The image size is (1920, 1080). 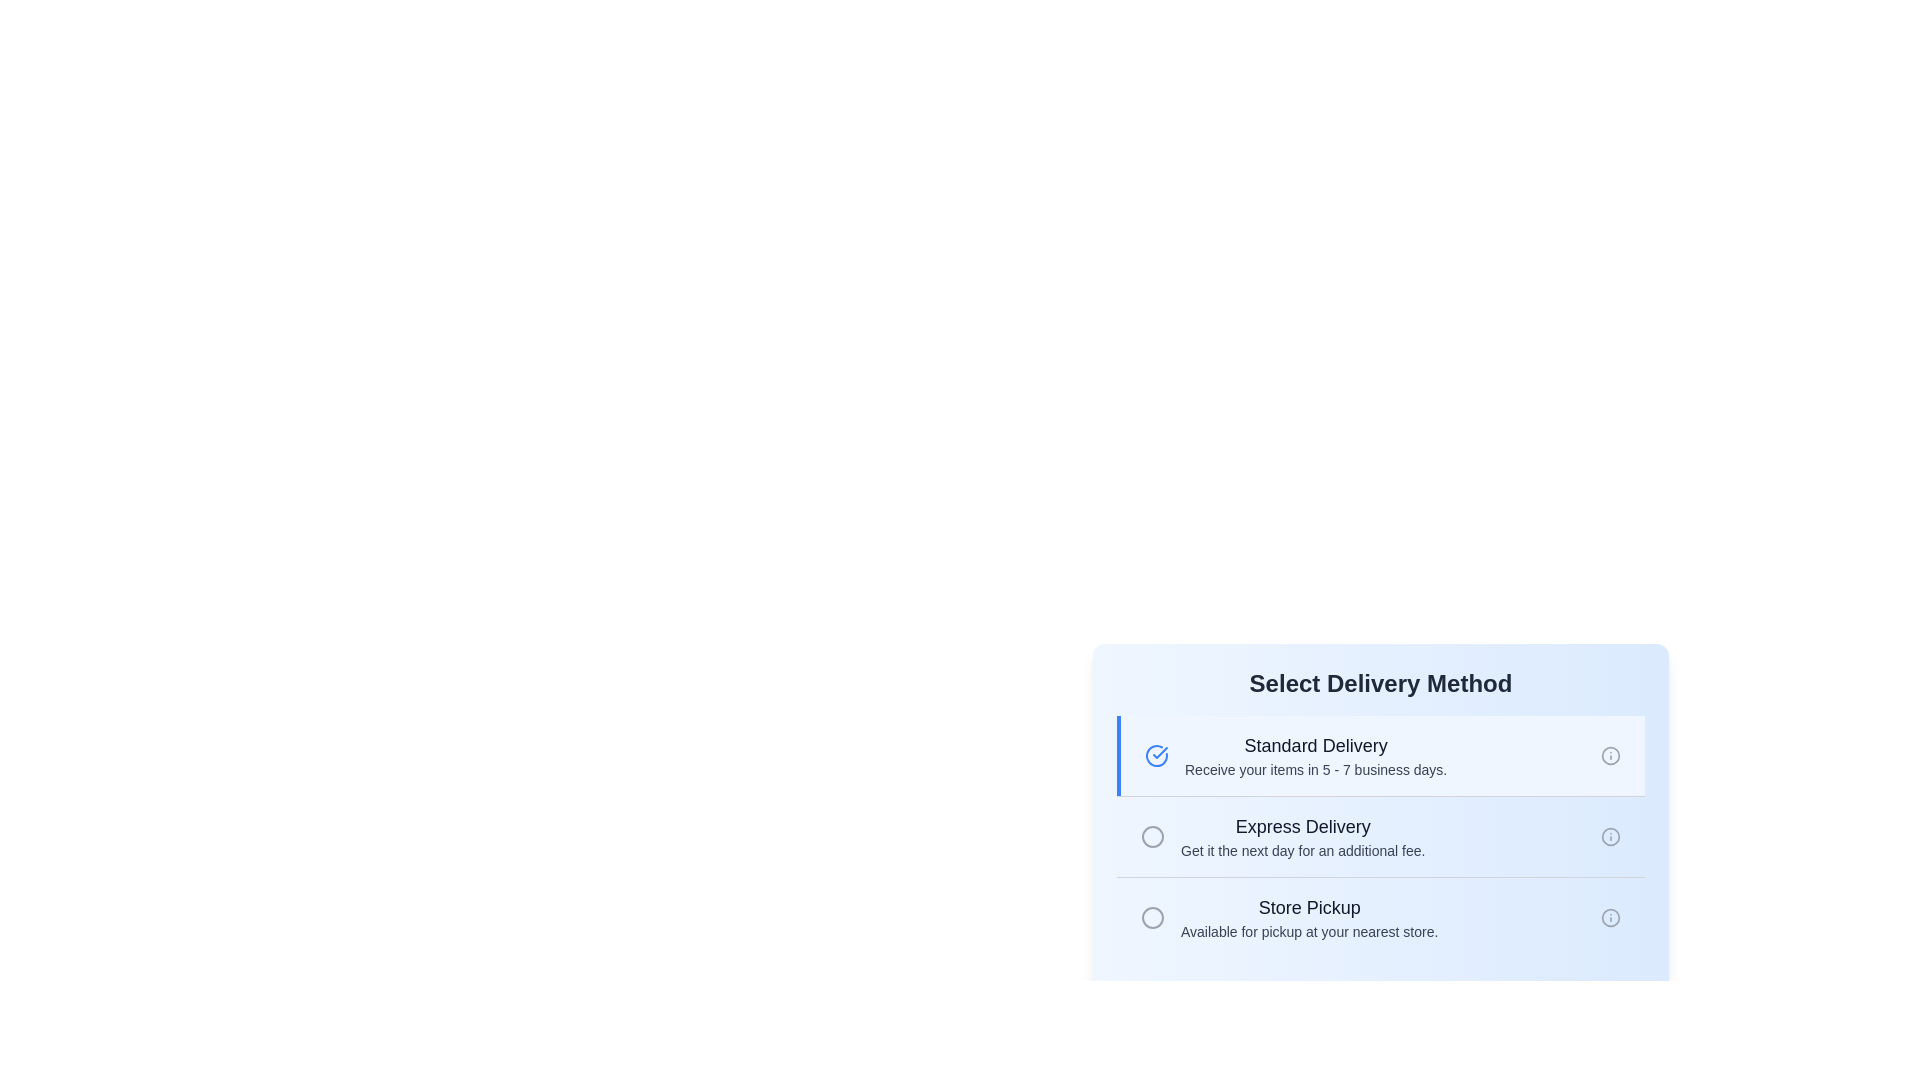 What do you see at coordinates (1309, 907) in the screenshot?
I see `the 'Store Pickup' label in the delivery method selection interface, which is located near the bottom of the panel and above additional pickup information` at bounding box center [1309, 907].